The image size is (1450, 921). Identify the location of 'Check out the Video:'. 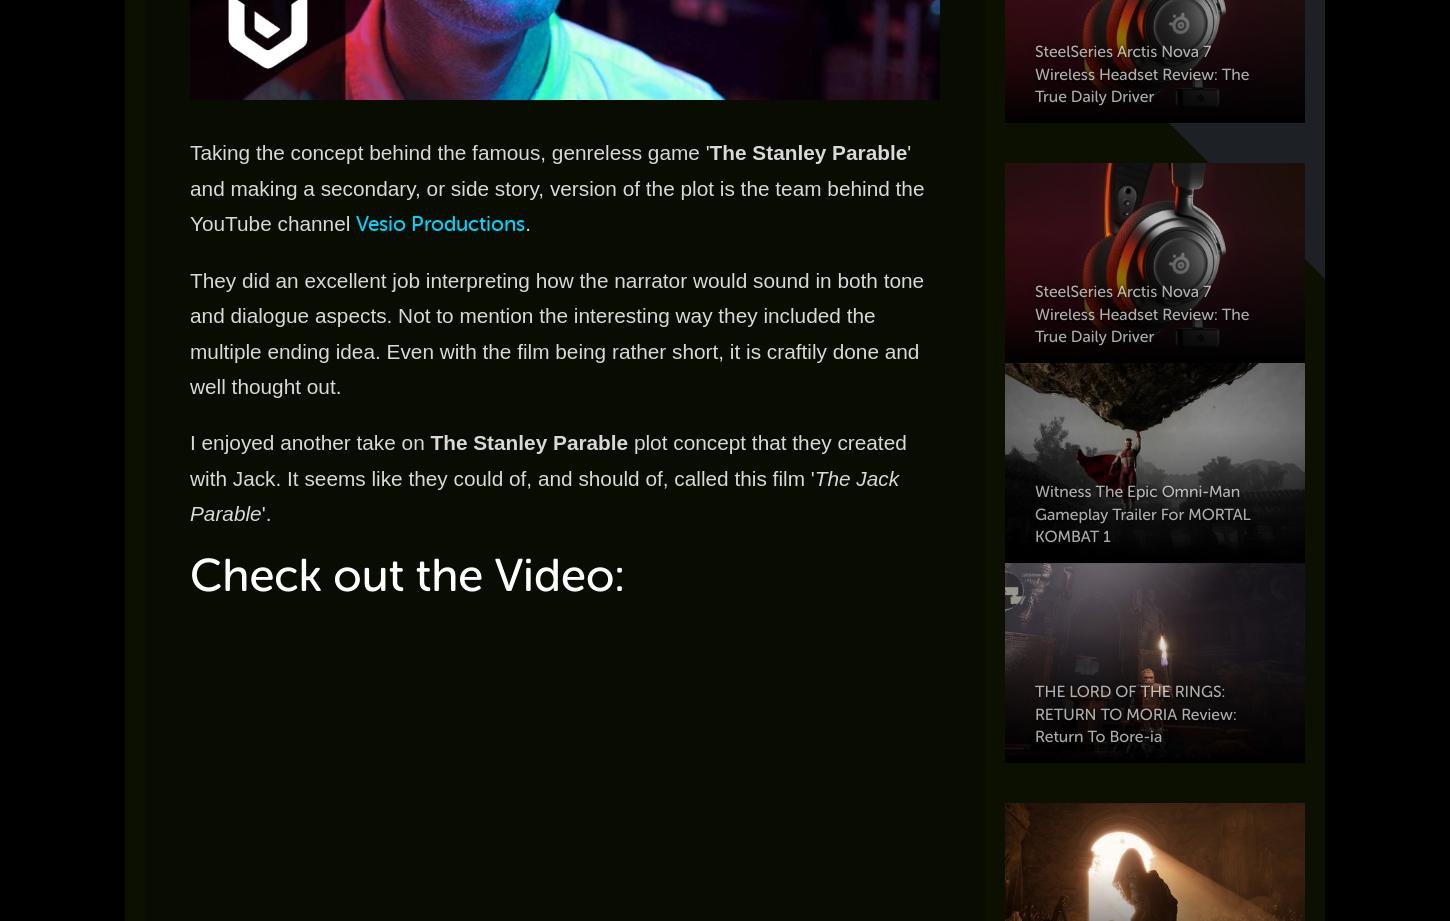
(188, 574).